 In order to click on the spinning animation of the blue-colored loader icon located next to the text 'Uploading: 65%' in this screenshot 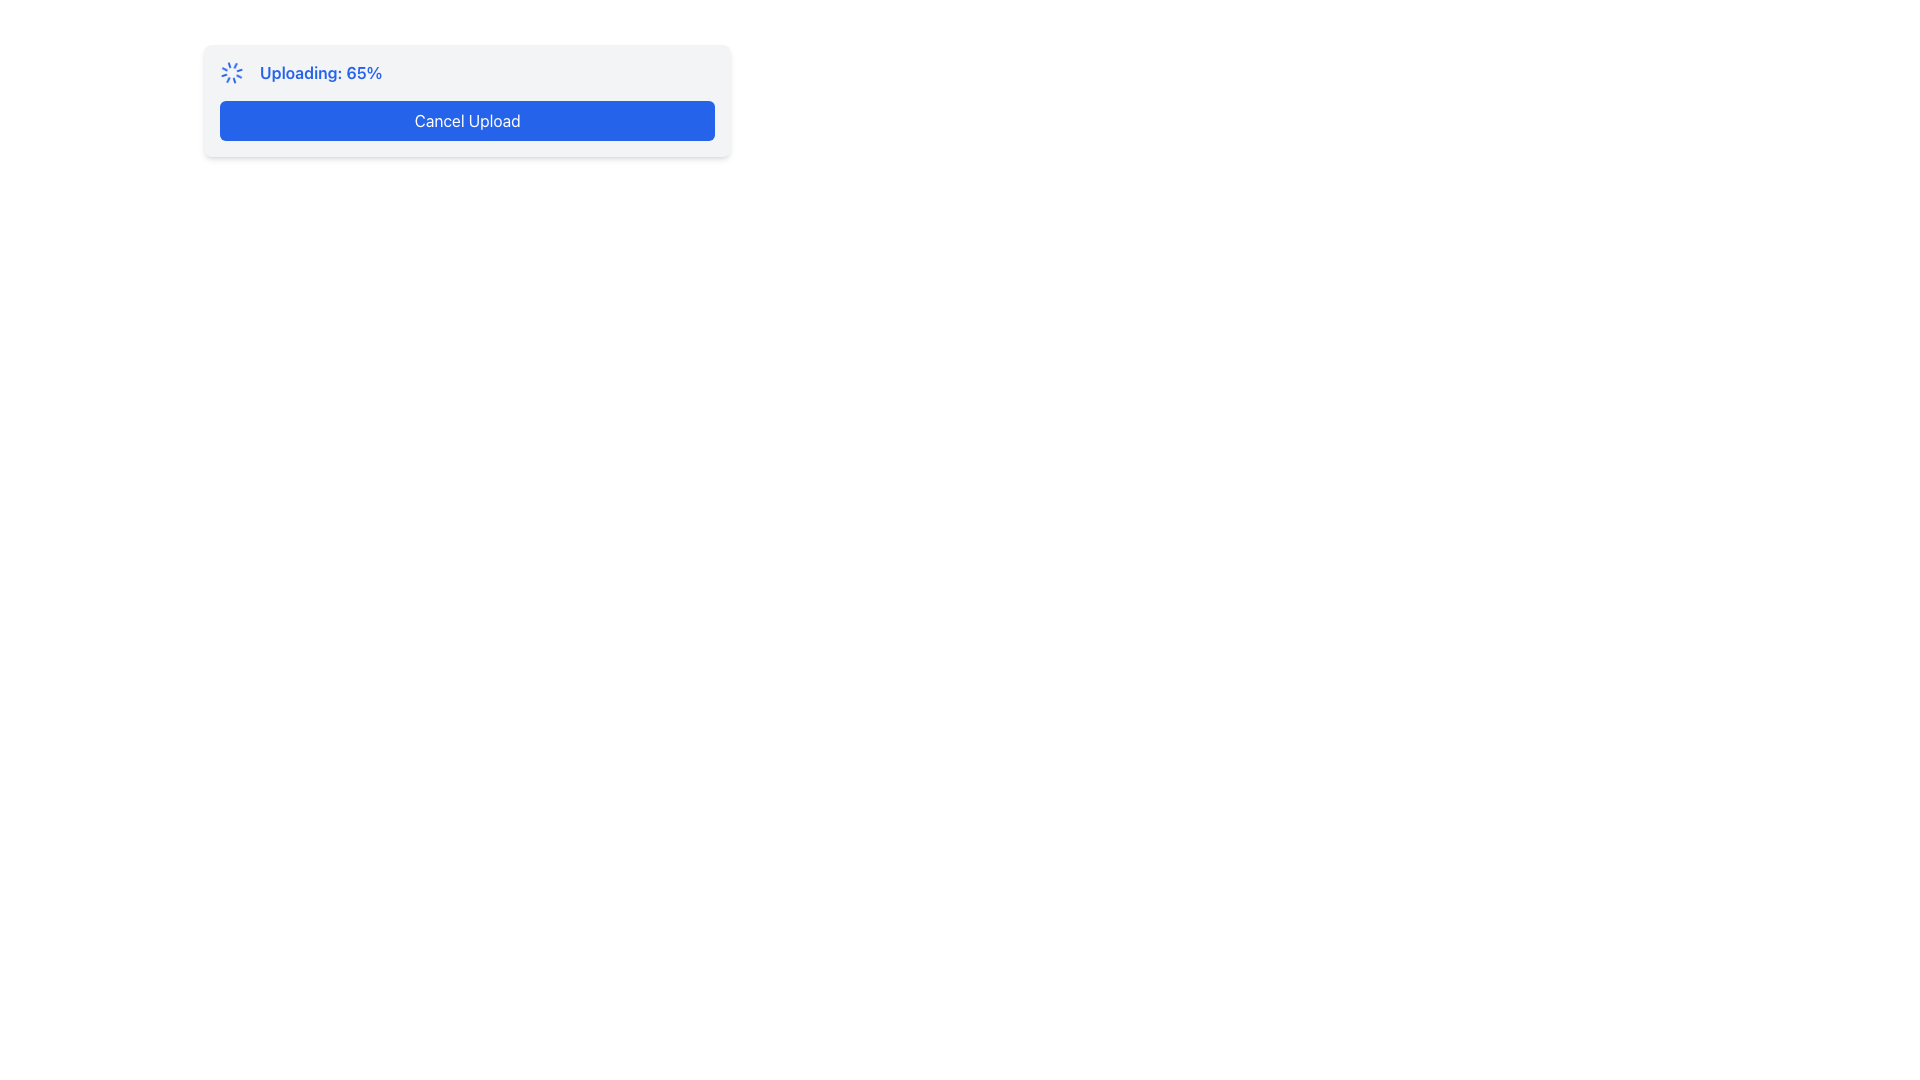, I will do `click(231, 72)`.